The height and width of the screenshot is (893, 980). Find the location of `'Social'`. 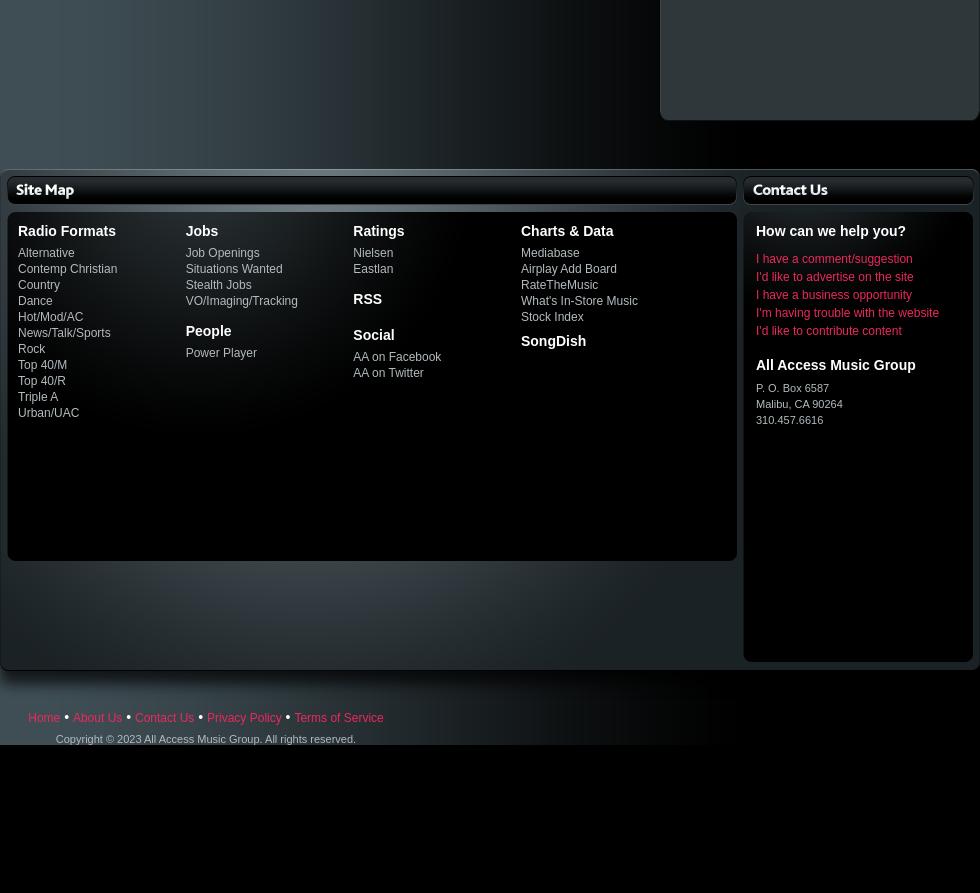

'Social' is located at coordinates (373, 334).